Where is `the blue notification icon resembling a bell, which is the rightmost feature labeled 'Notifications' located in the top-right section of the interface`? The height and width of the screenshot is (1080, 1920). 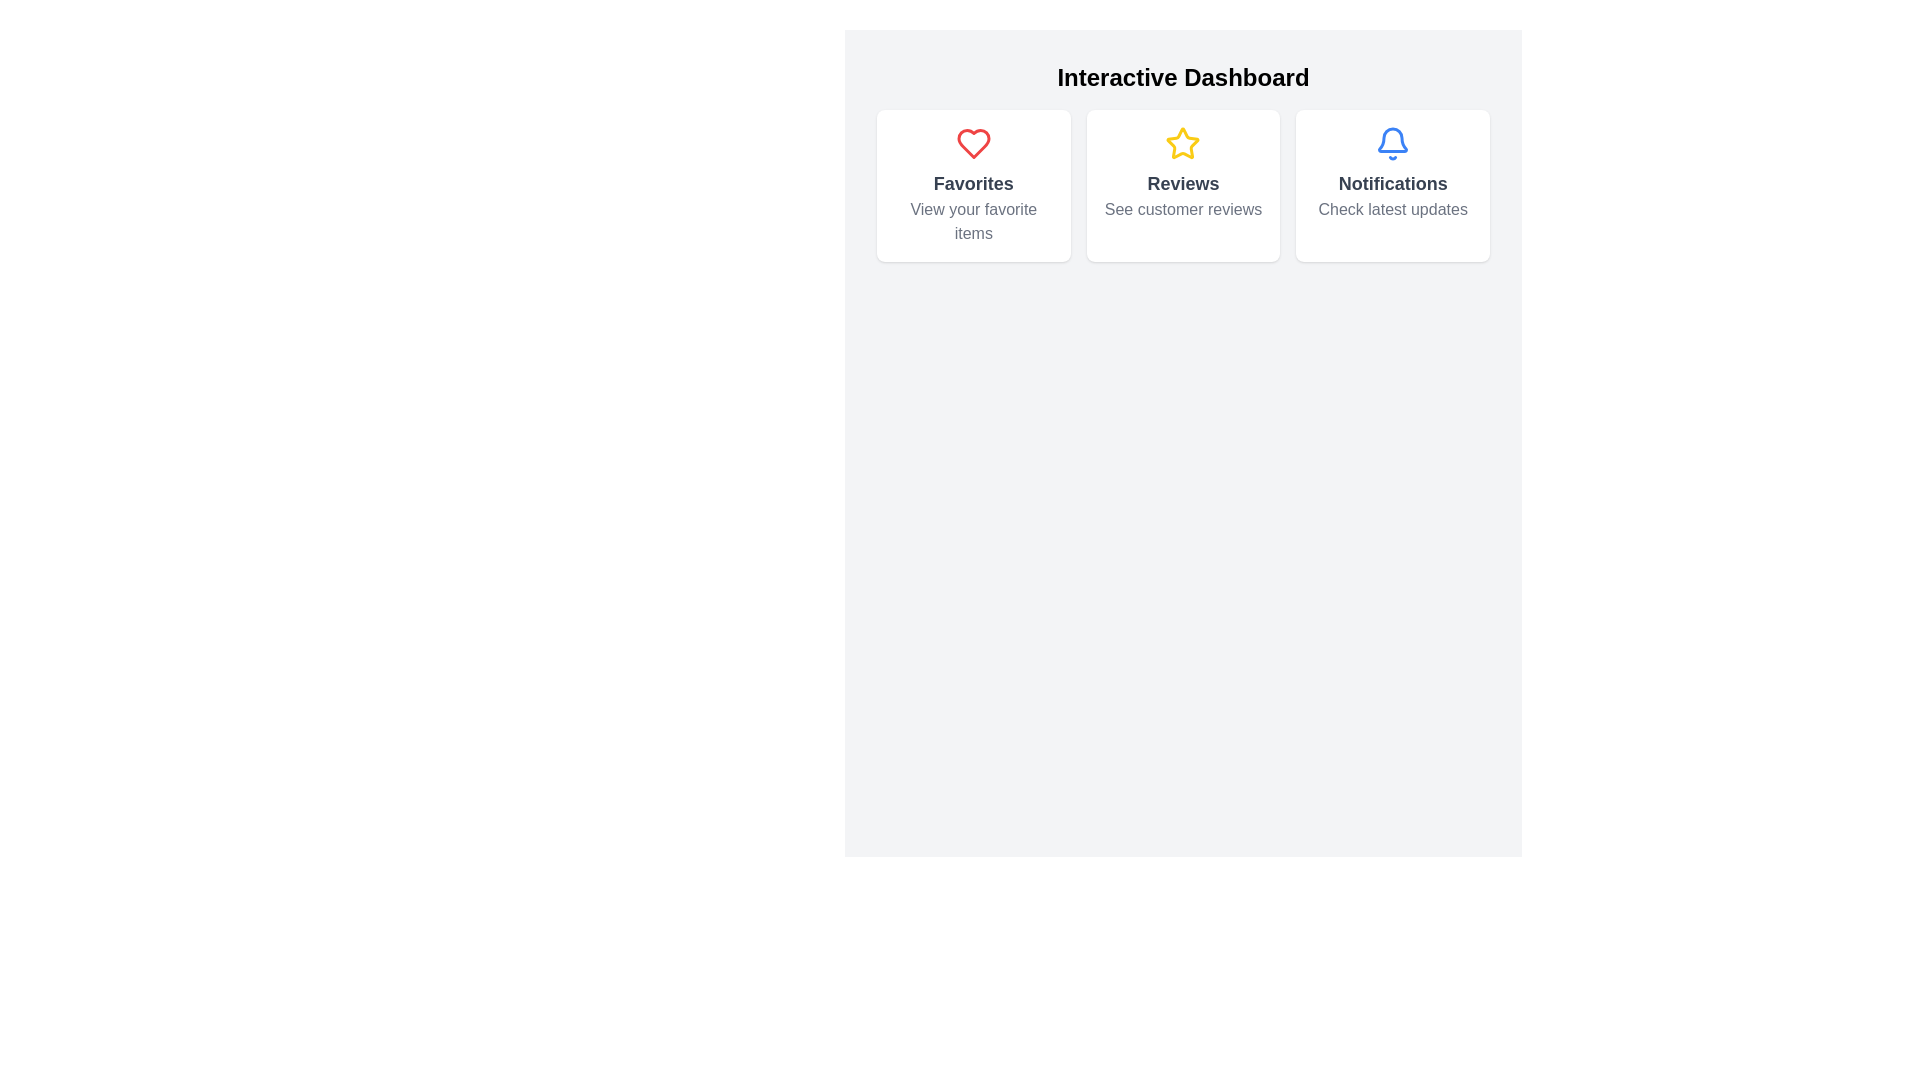 the blue notification icon resembling a bell, which is the rightmost feature labeled 'Notifications' located in the top-right section of the interface is located at coordinates (1392, 142).